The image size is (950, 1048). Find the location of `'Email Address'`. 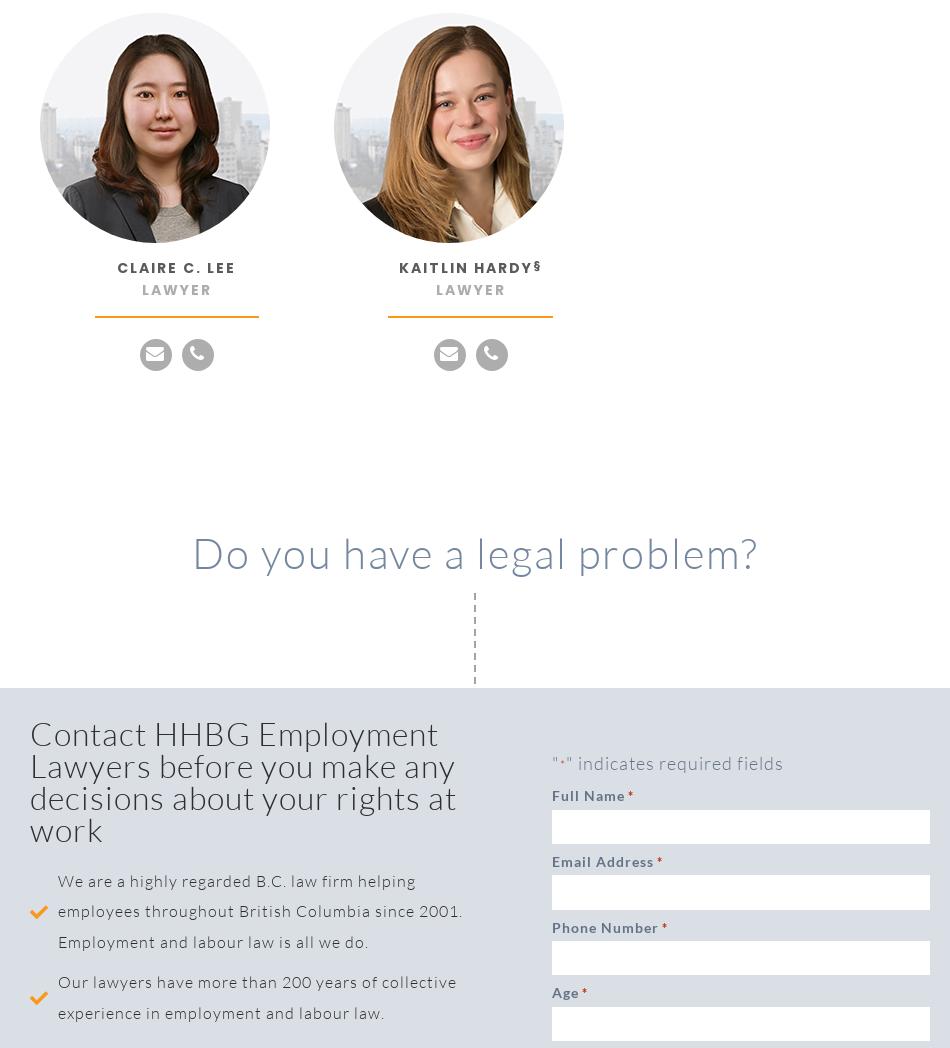

'Email Address' is located at coordinates (602, 860).